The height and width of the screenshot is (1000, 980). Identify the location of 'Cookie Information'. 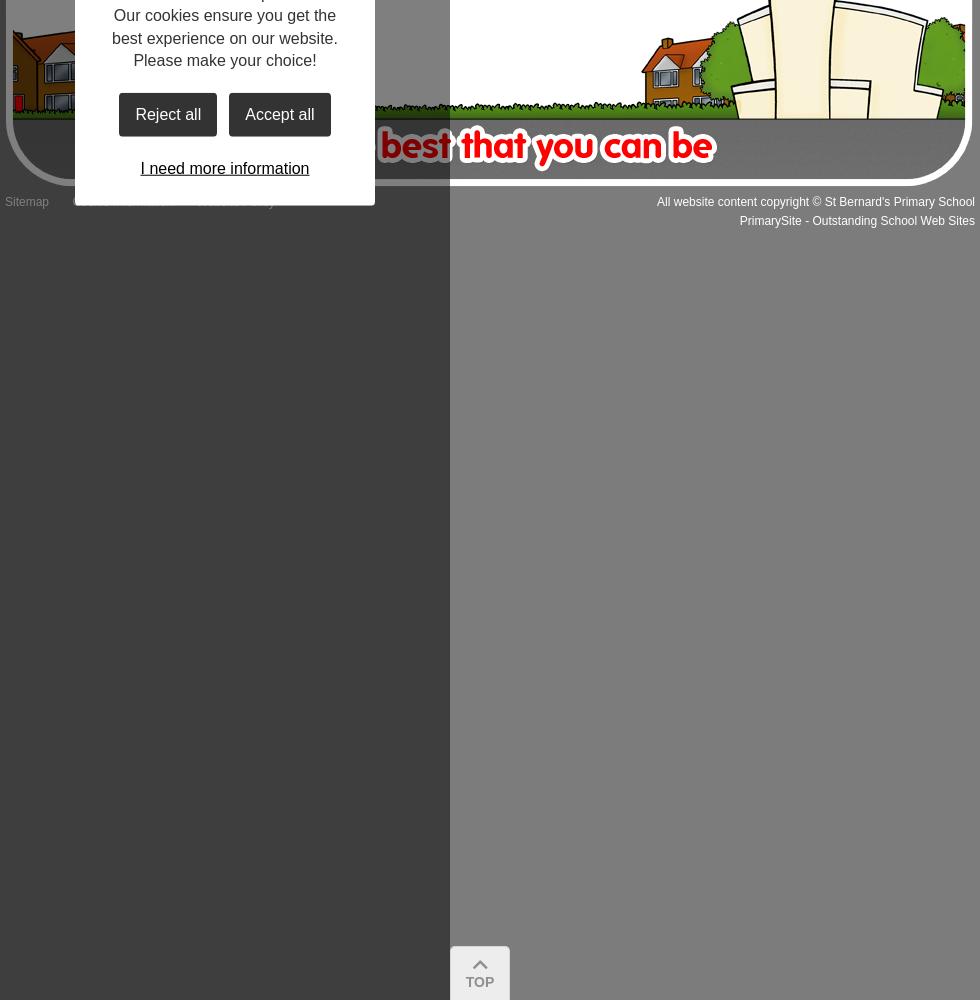
(122, 200).